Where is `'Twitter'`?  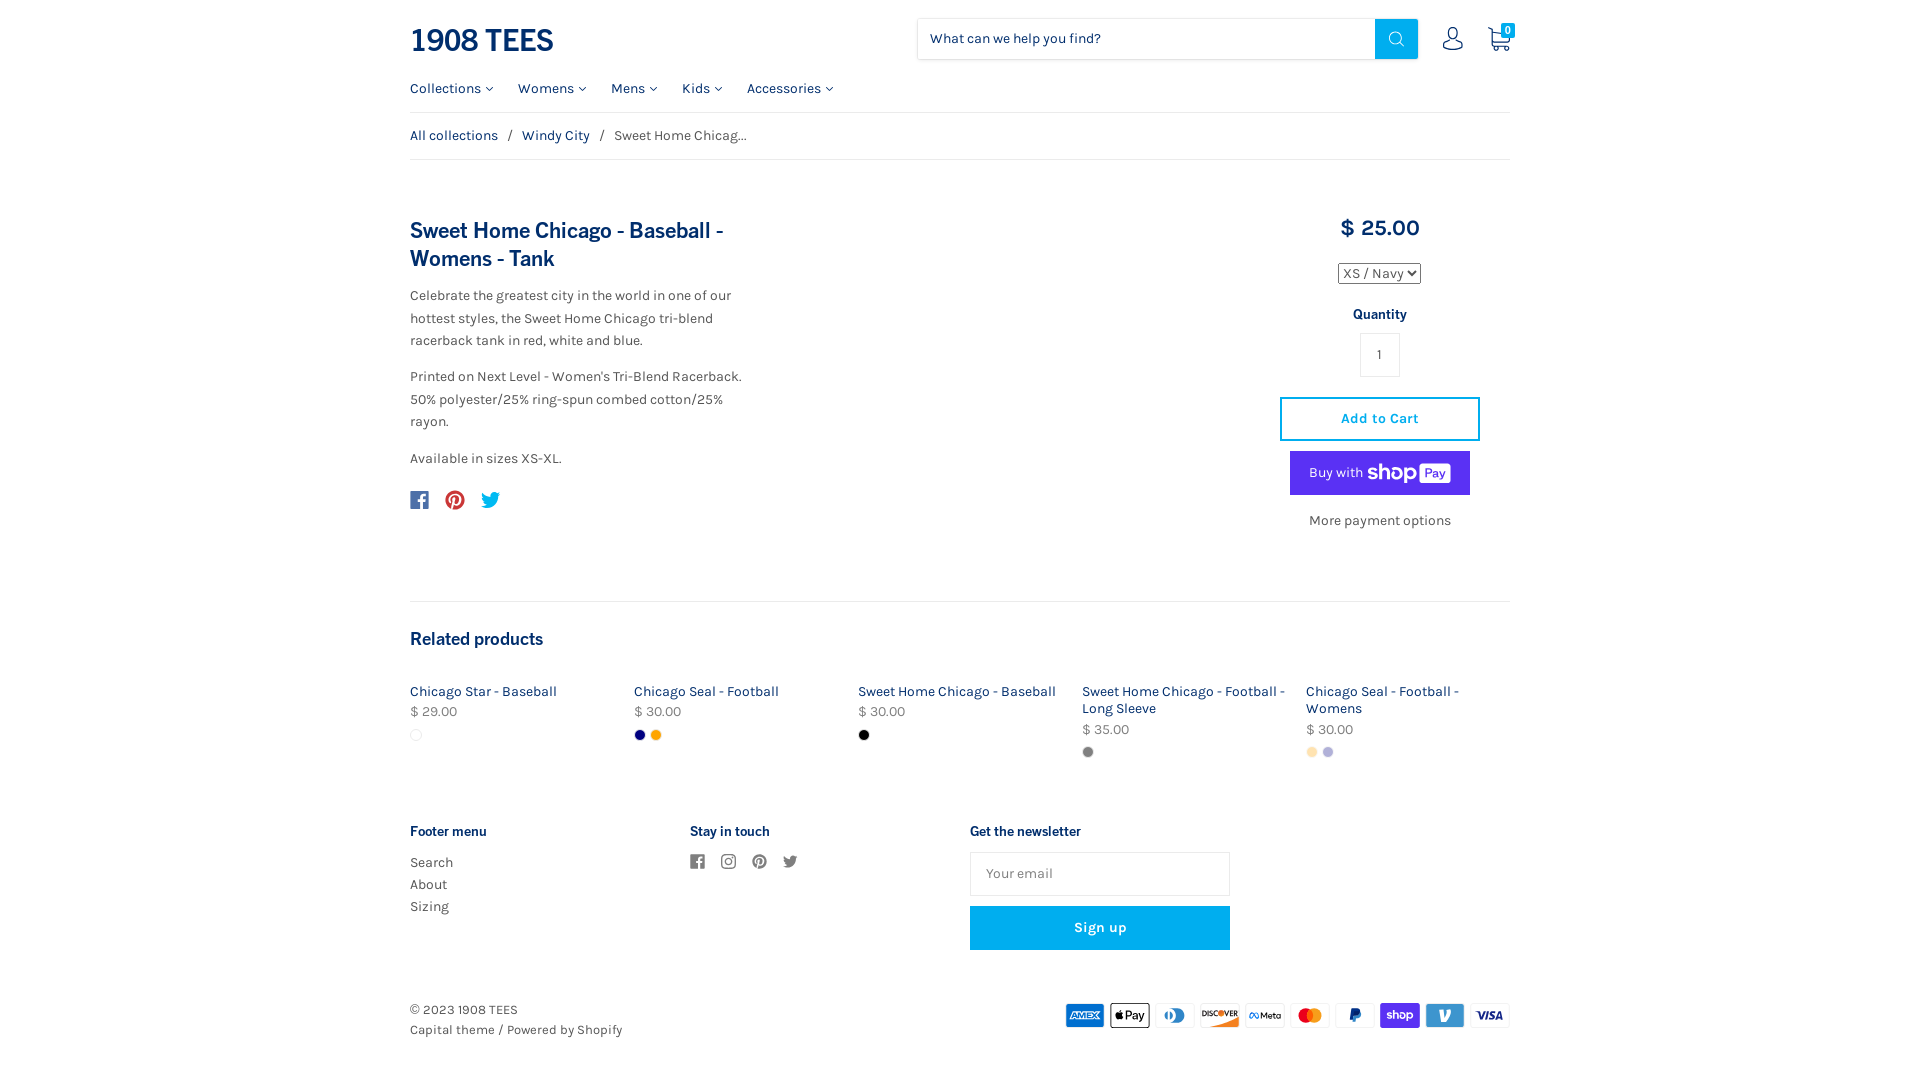
'Twitter' is located at coordinates (490, 499).